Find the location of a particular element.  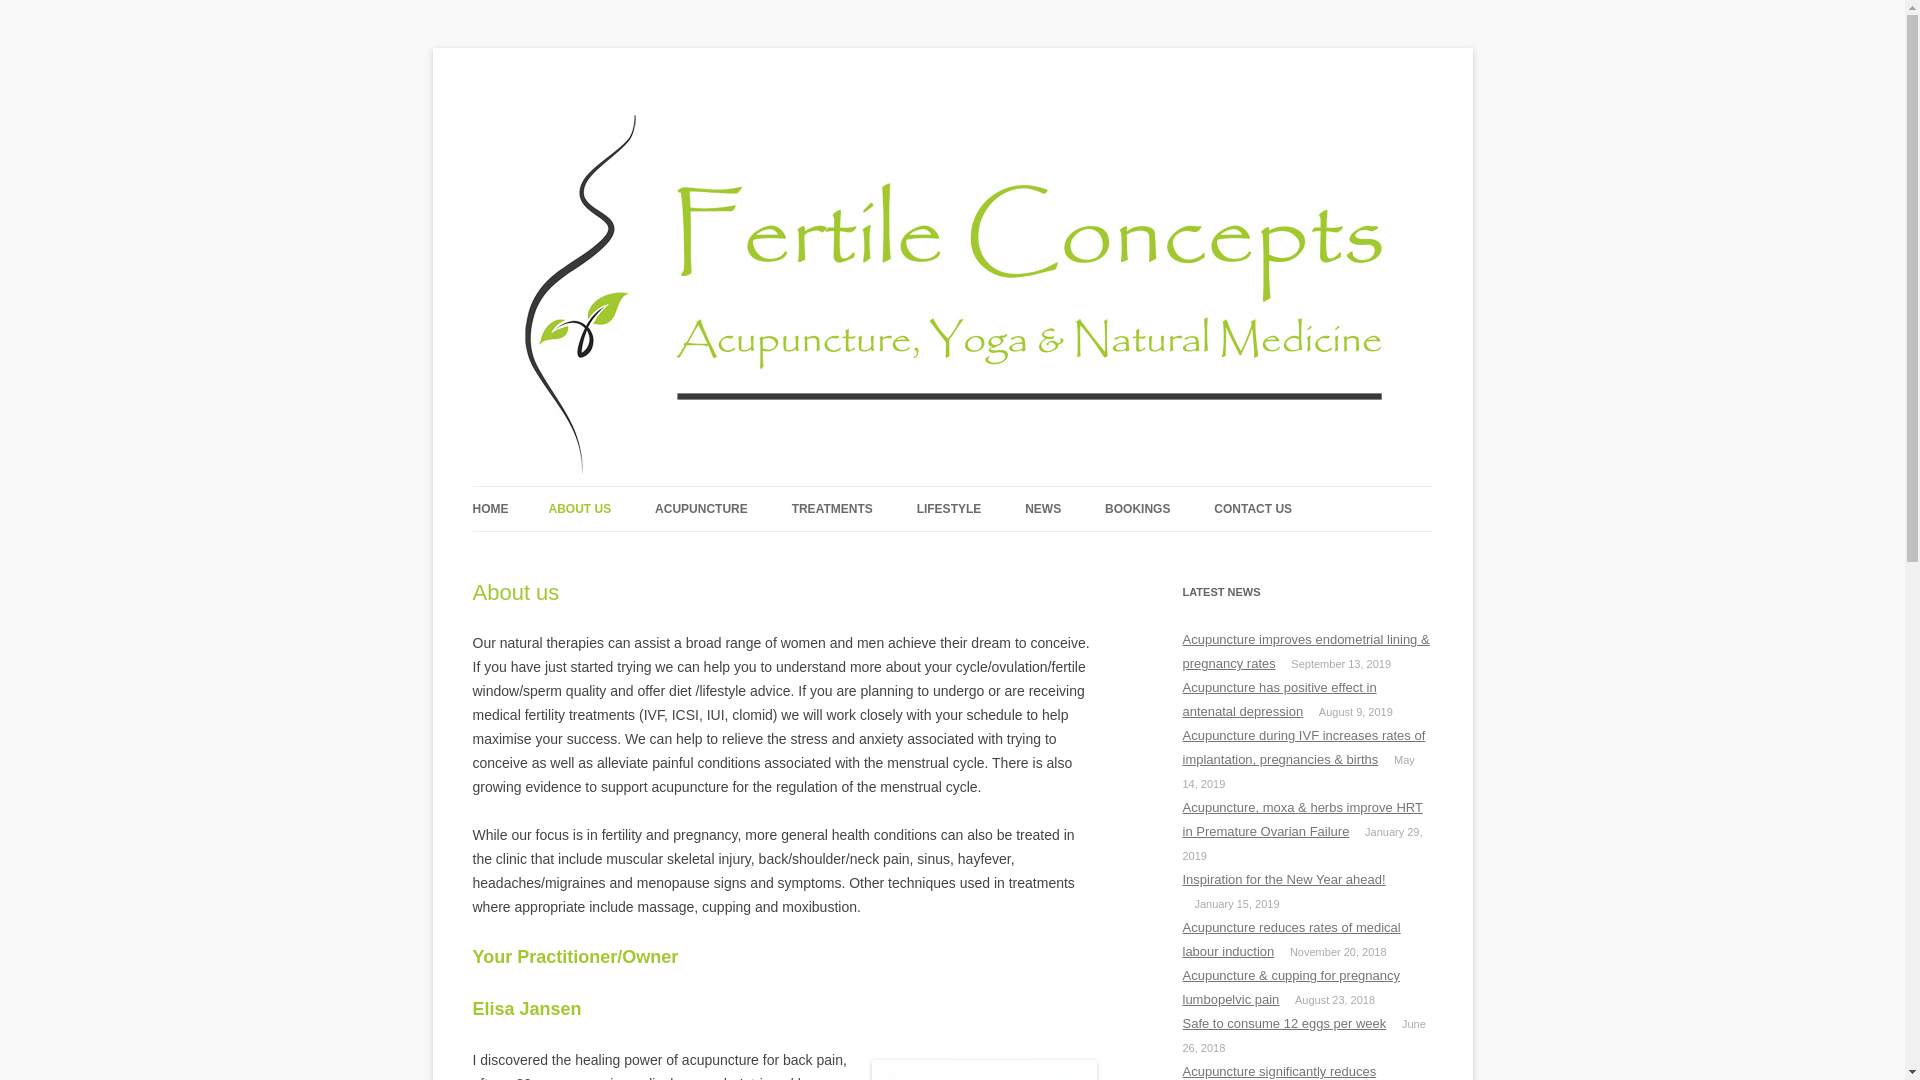

'HOME' is located at coordinates (489, 508).